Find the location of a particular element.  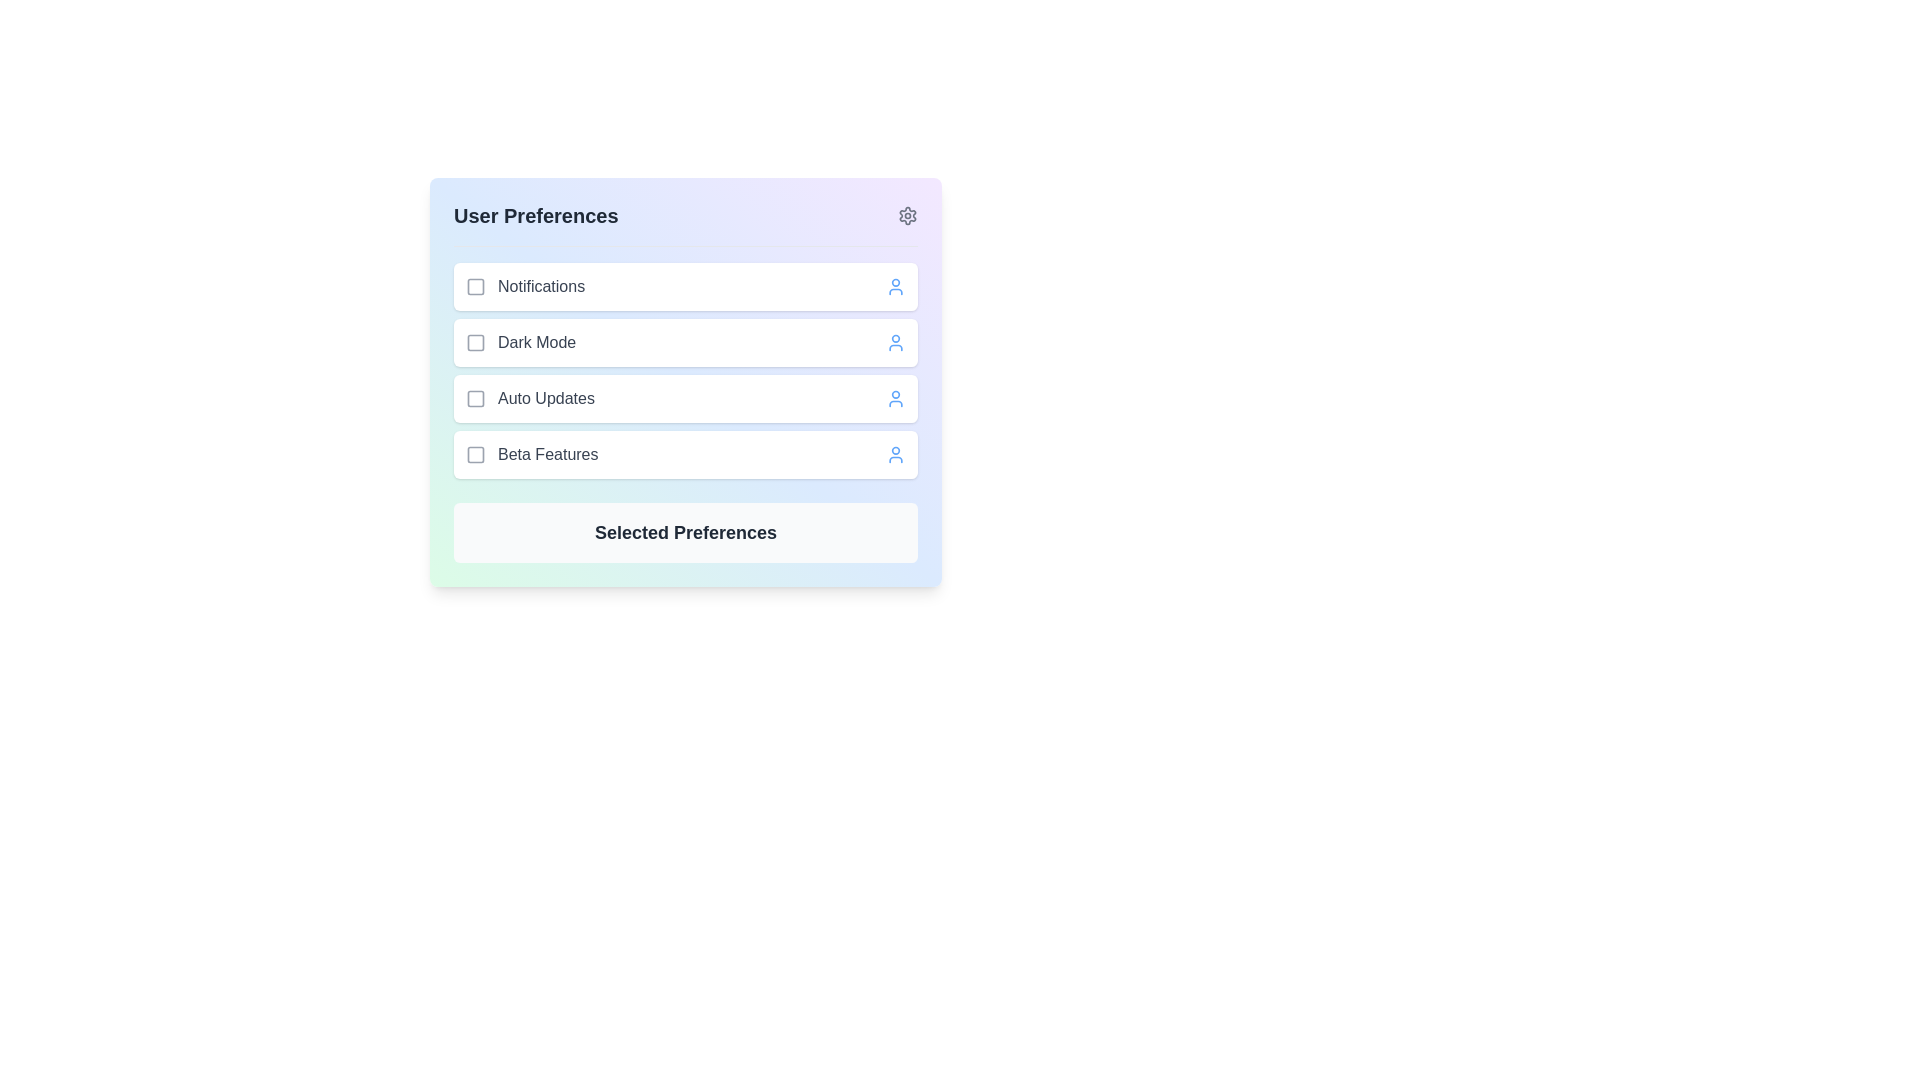

the user profile outline icon, which is styled in blue and positioned to the far right of the 'Notifications' option in the preferences list is located at coordinates (895, 286).